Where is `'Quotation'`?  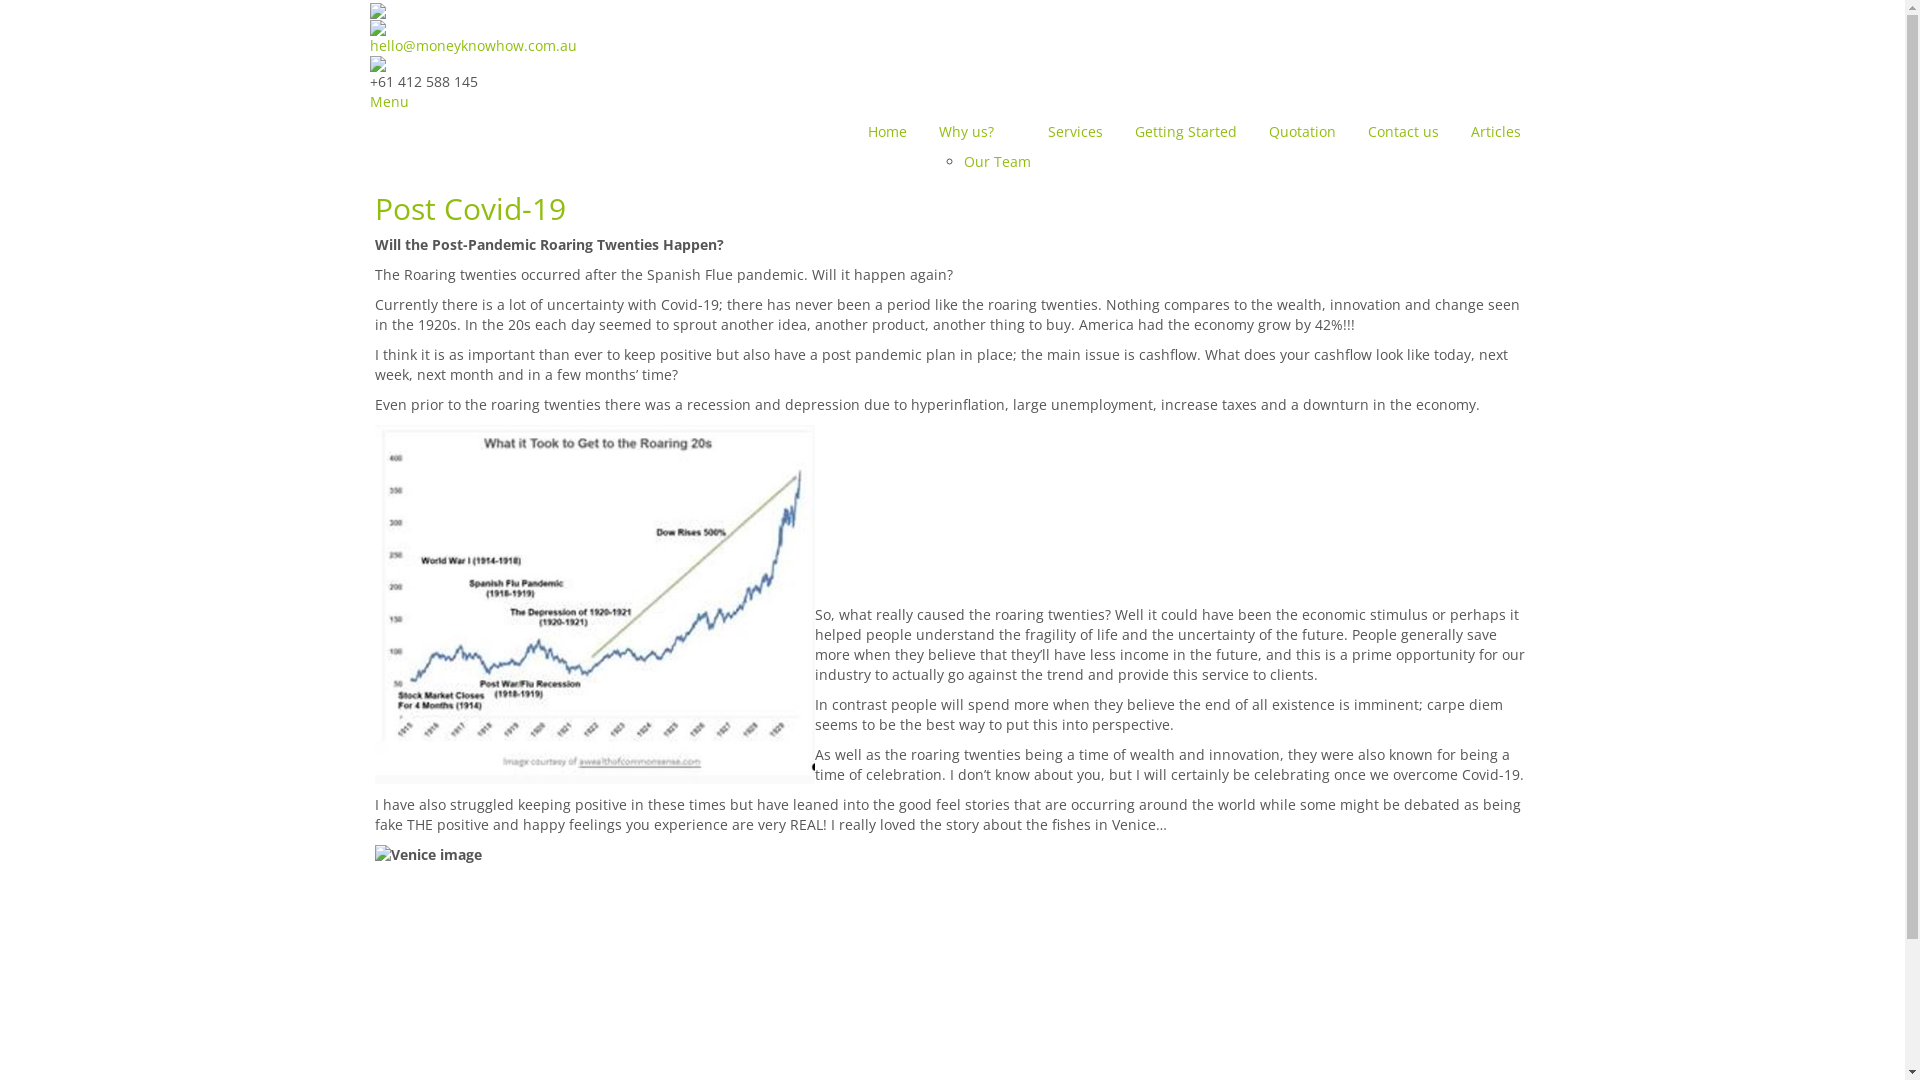
'Quotation' is located at coordinates (1302, 131).